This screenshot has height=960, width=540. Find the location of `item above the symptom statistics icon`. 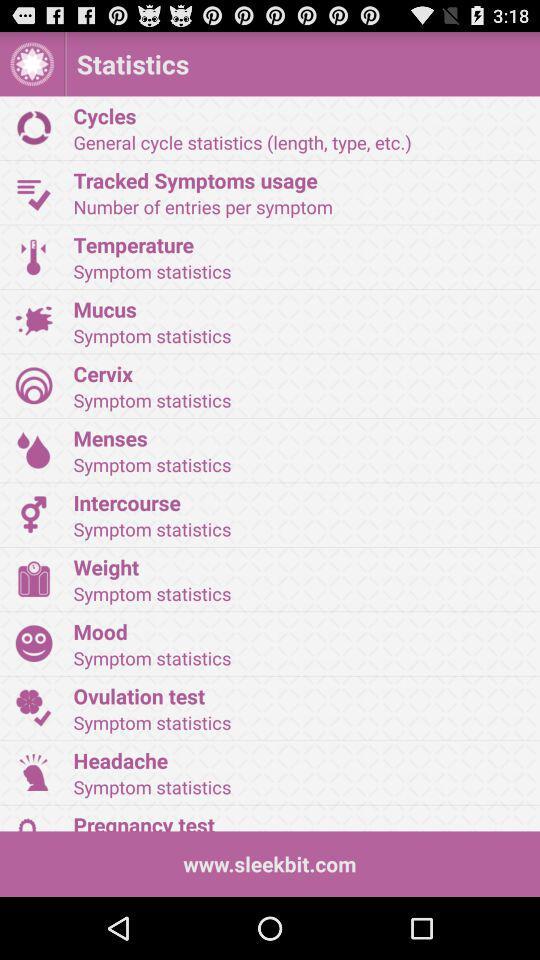

item above the symptom statistics icon is located at coordinates (299, 696).